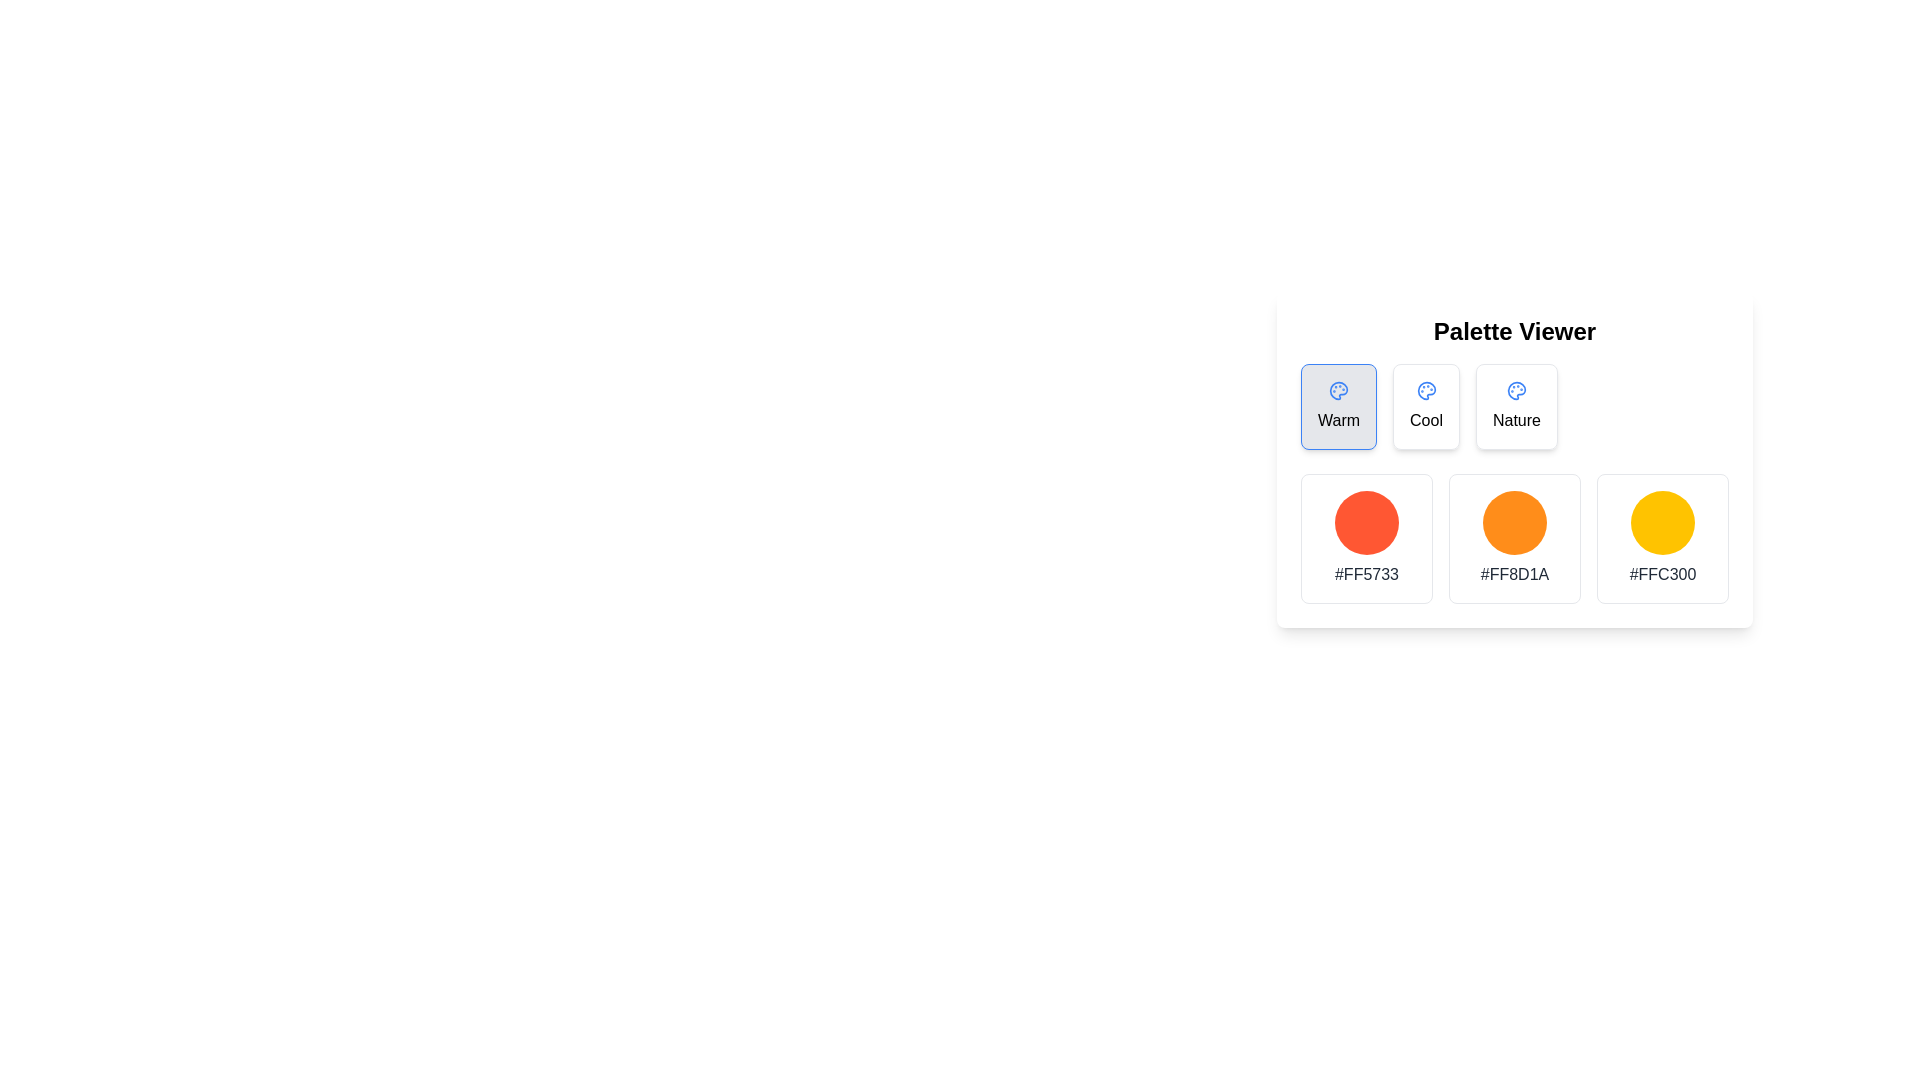 The width and height of the screenshot is (1920, 1080). I want to click on color information visually on the Card element displaying the color swatch for '#FF8D1A' located in the 'Palette Viewer', so click(1515, 538).